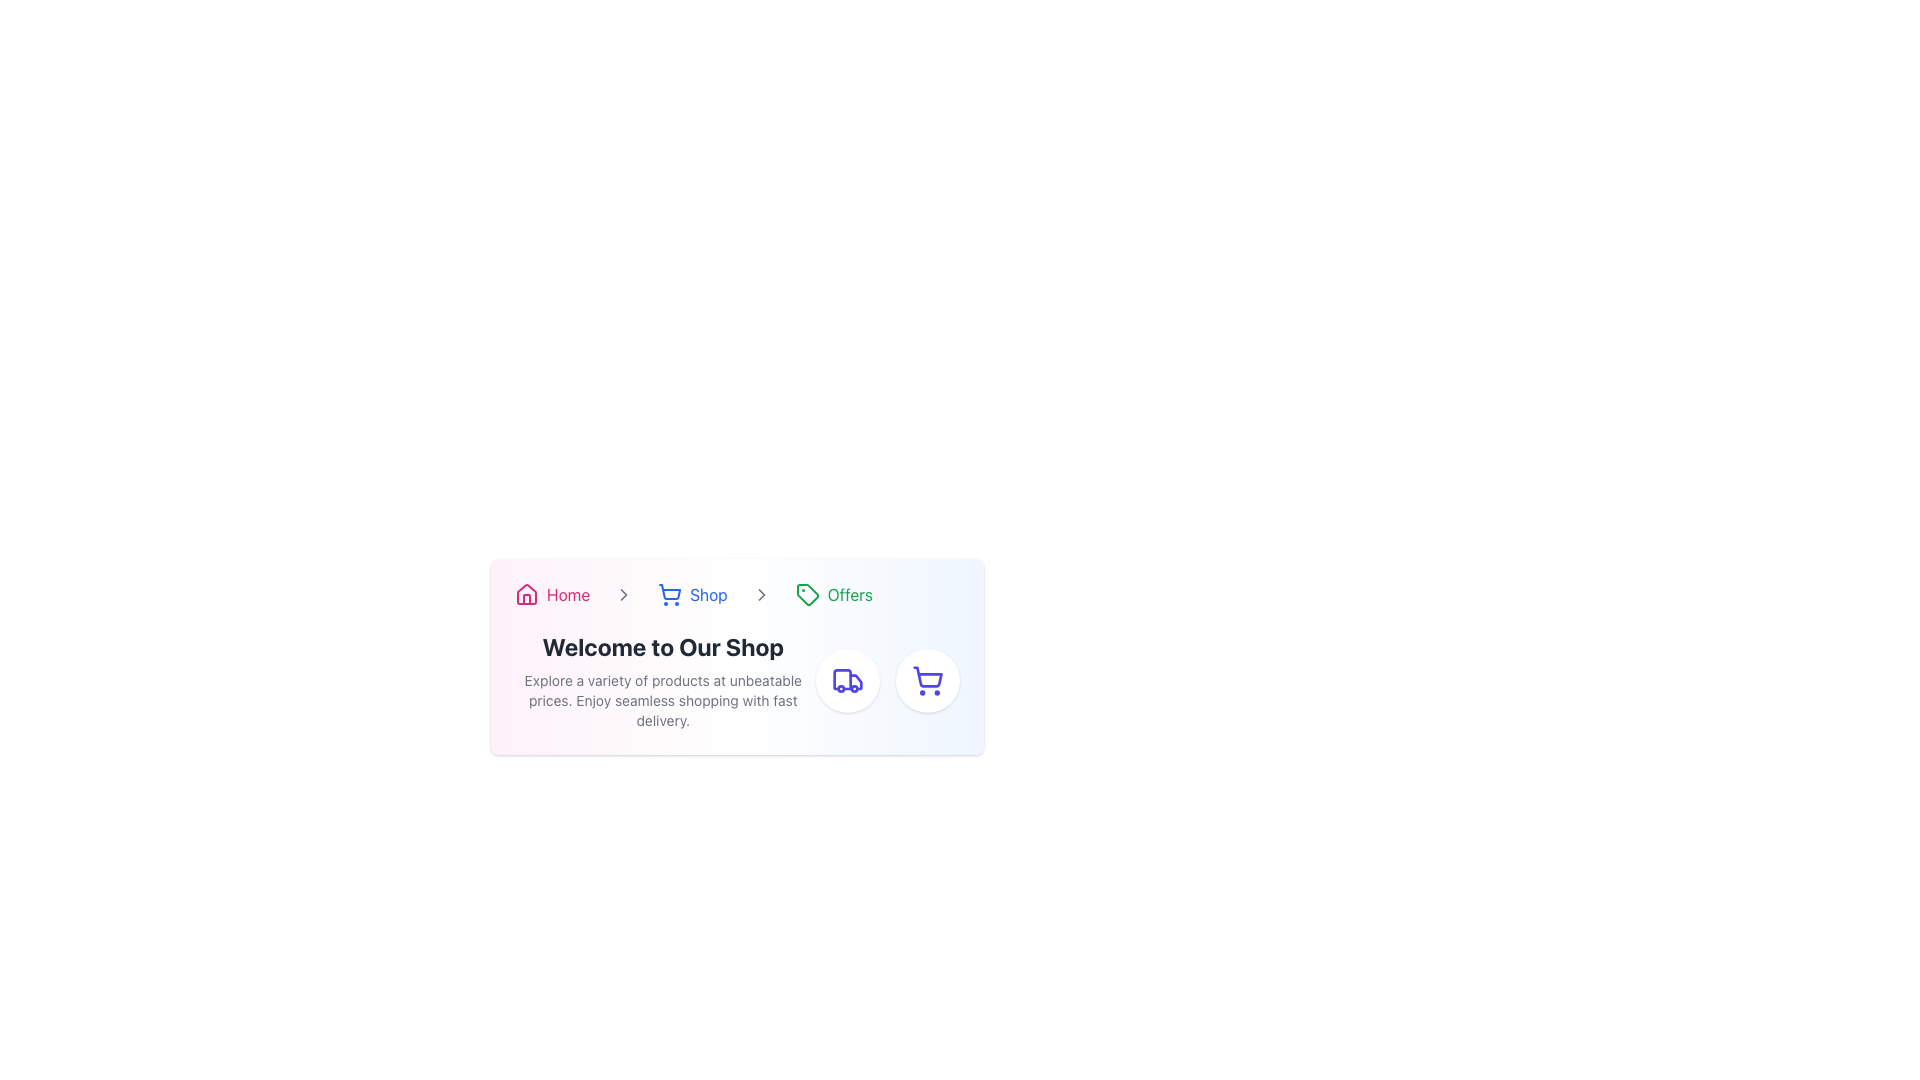 The width and height of the screenshot is (1920, 1080). I want to click on the graphical house icon in the navigation bar at the top of the card, so click(527, 593).